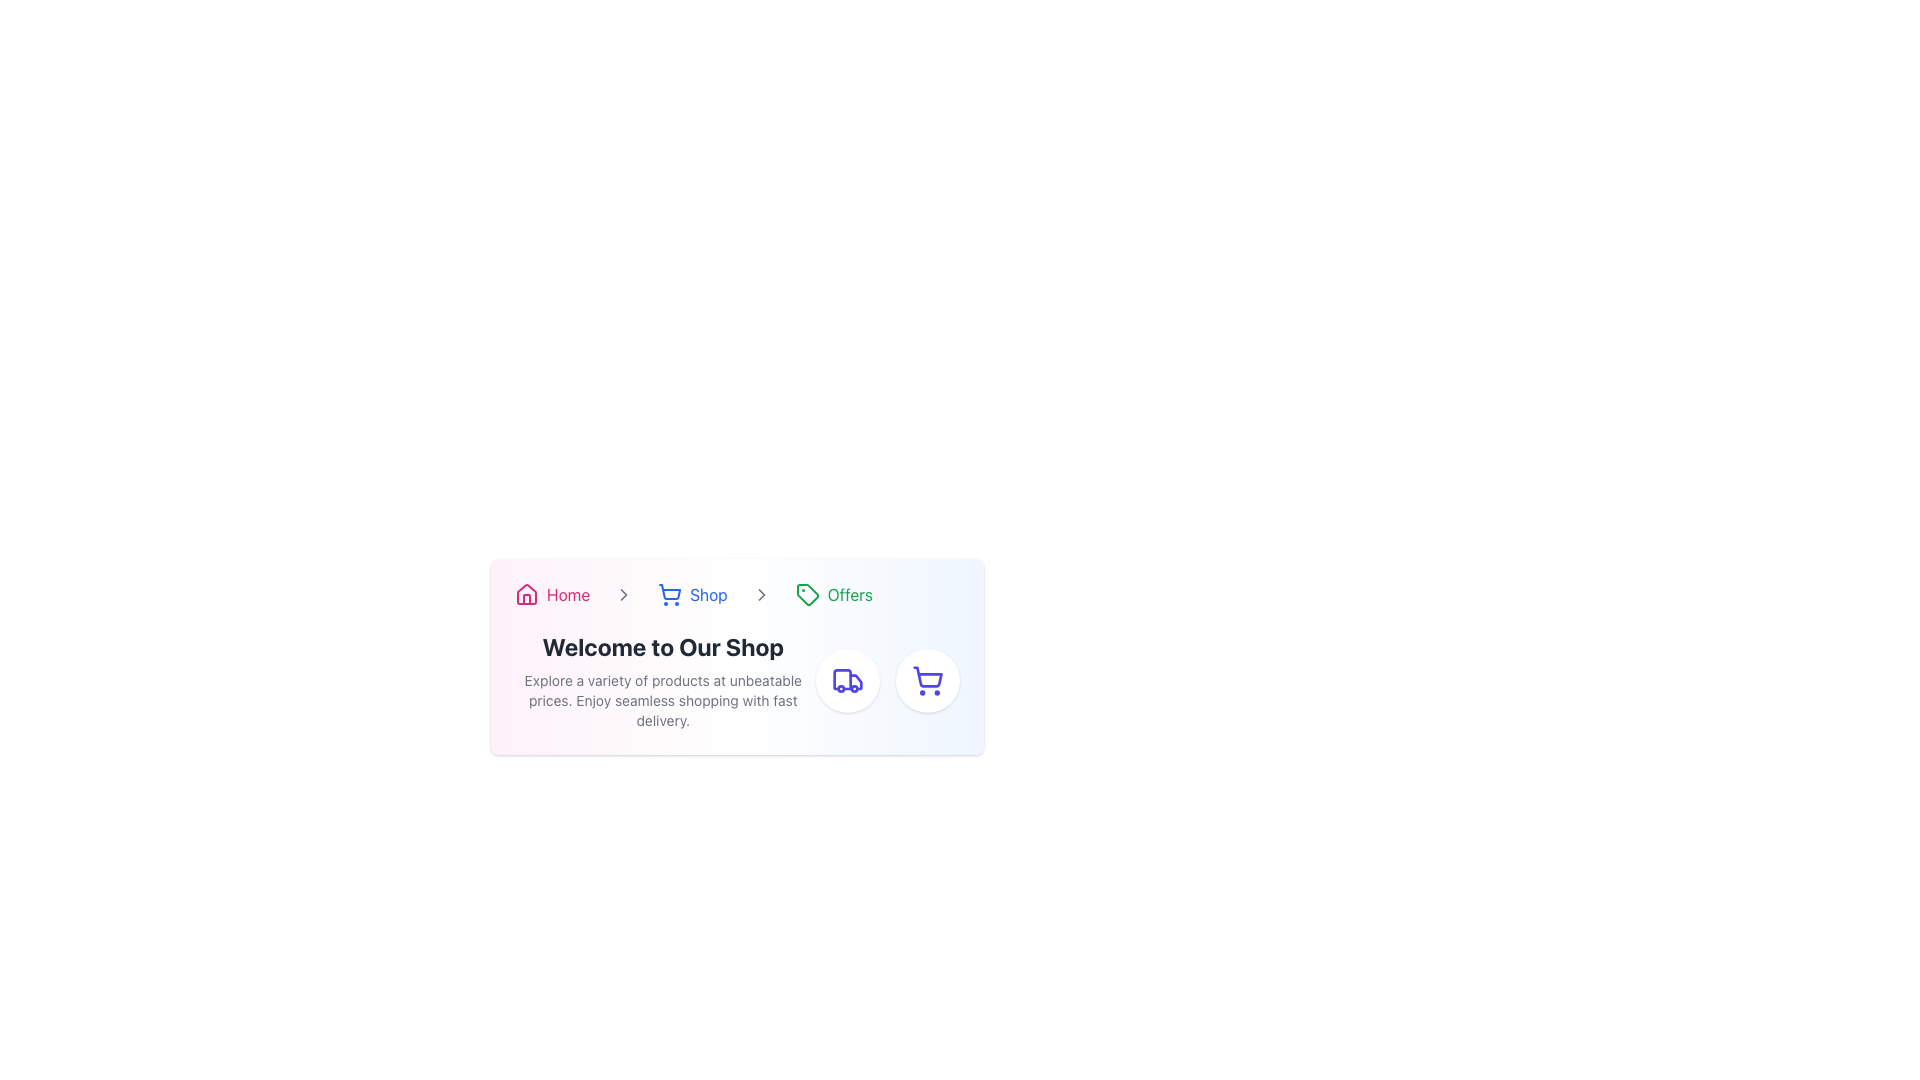 The width and height of the screenshot is (1920, 1080). I want to click on the graphical house icon in the navigation bar at the top of the card, so click(527, 593).